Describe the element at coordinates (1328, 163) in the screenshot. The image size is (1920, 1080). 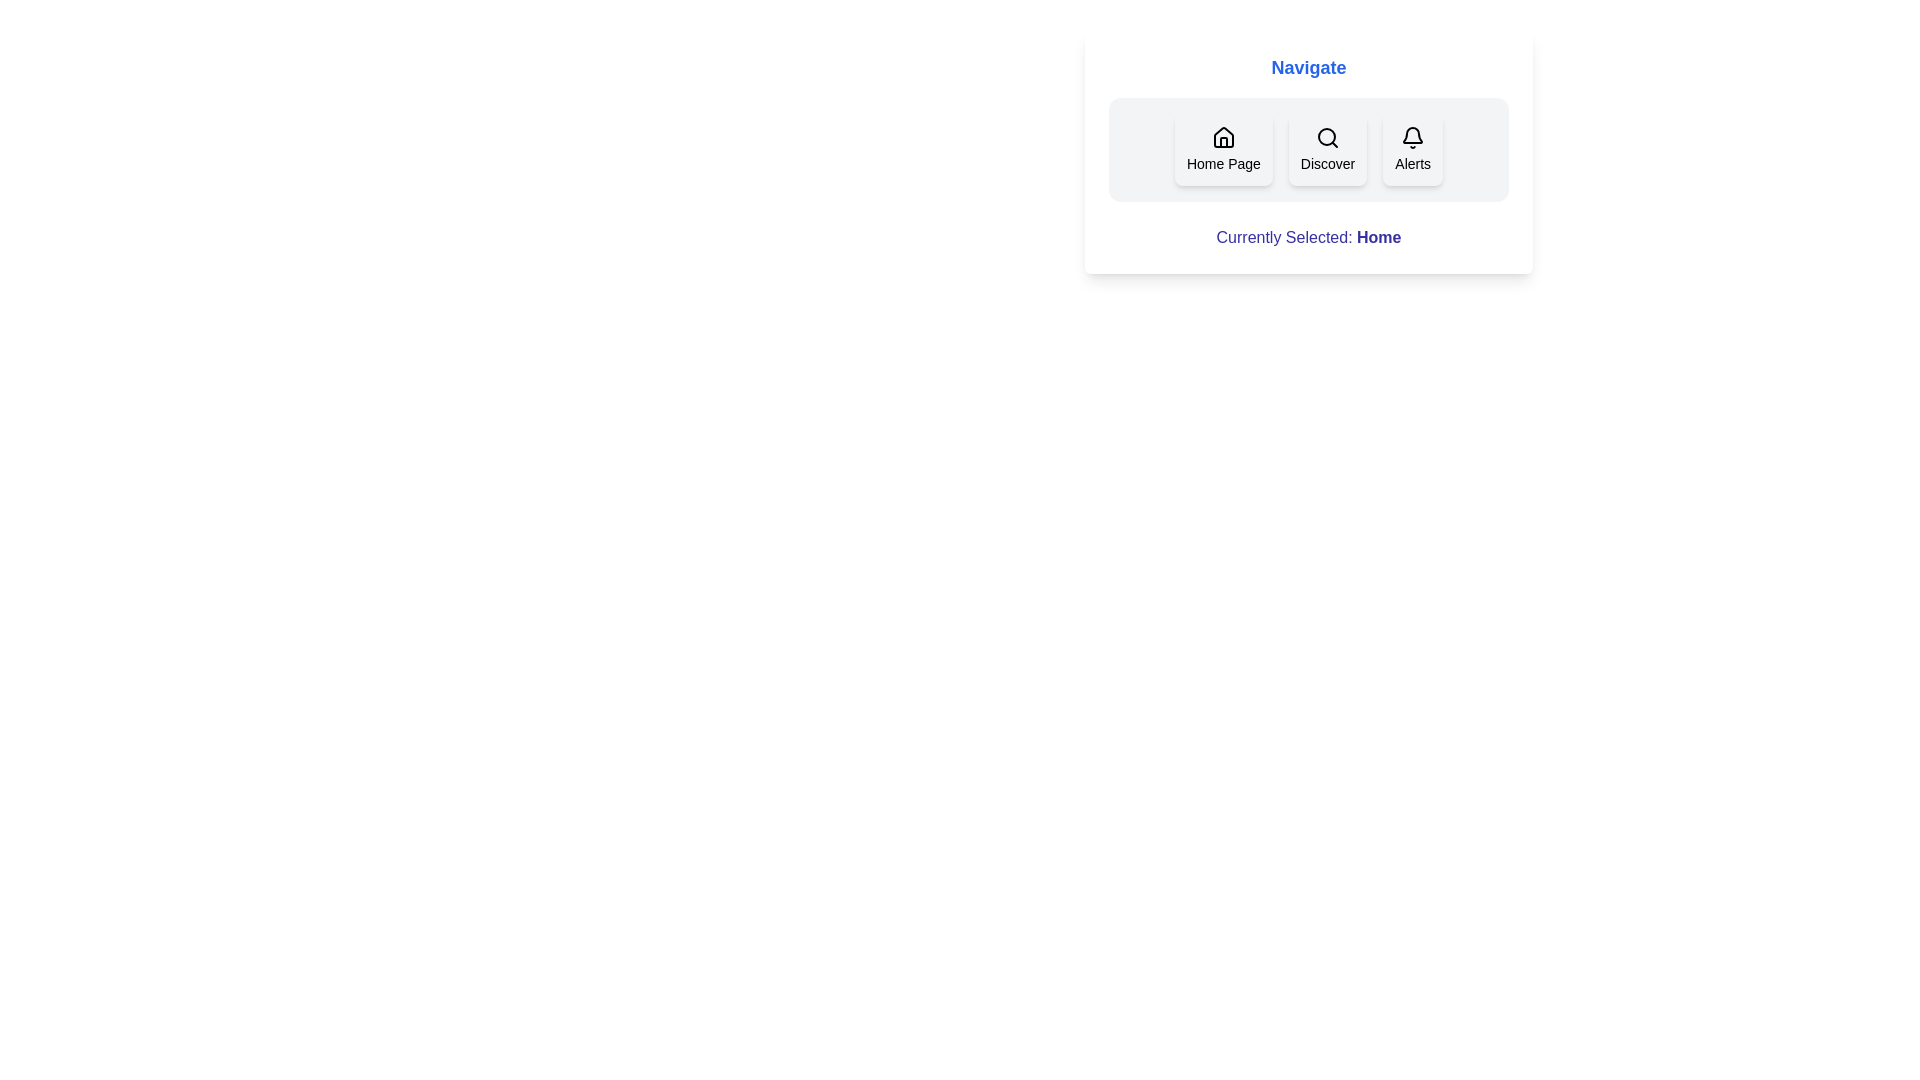
I see `the text label indicating the purpose of the 'Discover' button in the navigation bar` at that location.